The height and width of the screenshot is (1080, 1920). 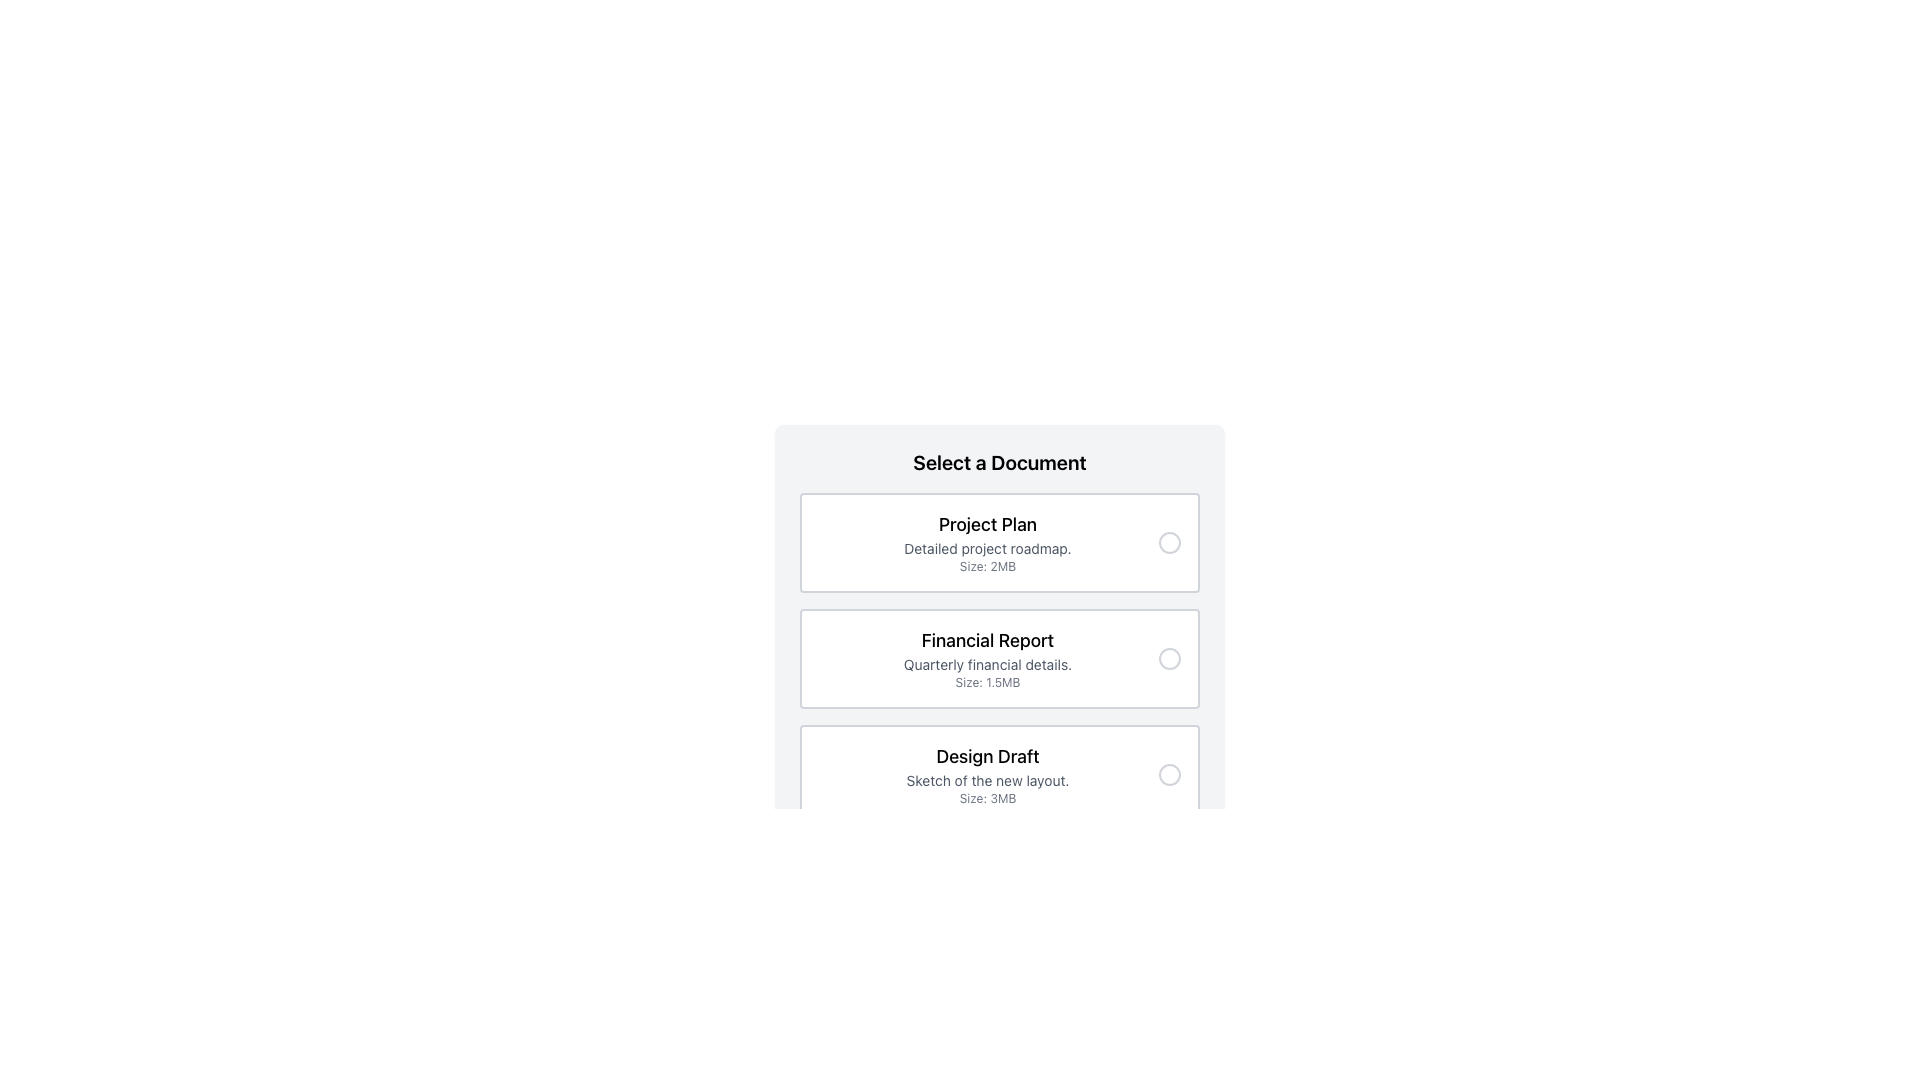 I want to click on Text Label displaying 'Sketch of the new layout.' which is styled in a small gray font, positioned beneath the title 'Design Draft' in the vertical sequence of text elements, so click(x=988, y=779).